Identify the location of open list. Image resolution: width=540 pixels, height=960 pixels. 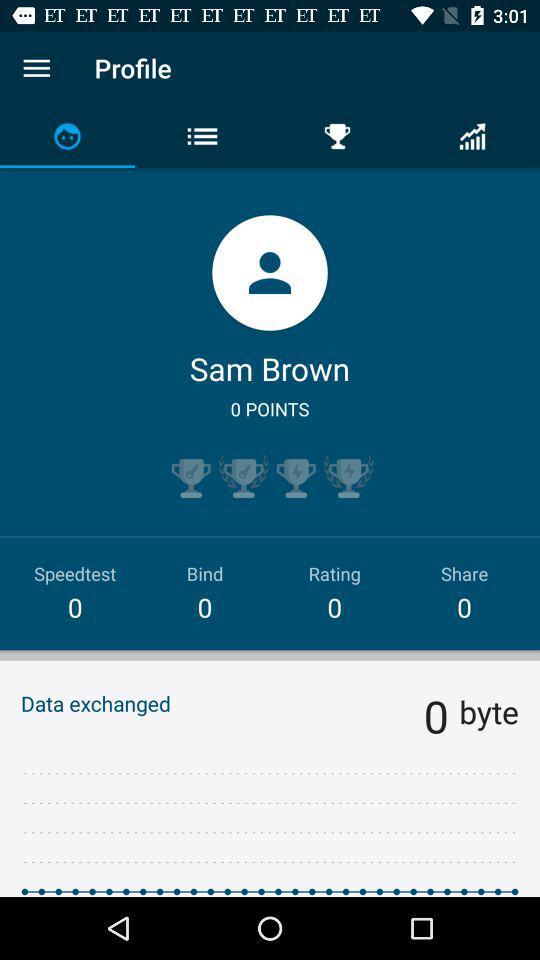
(36, 68).